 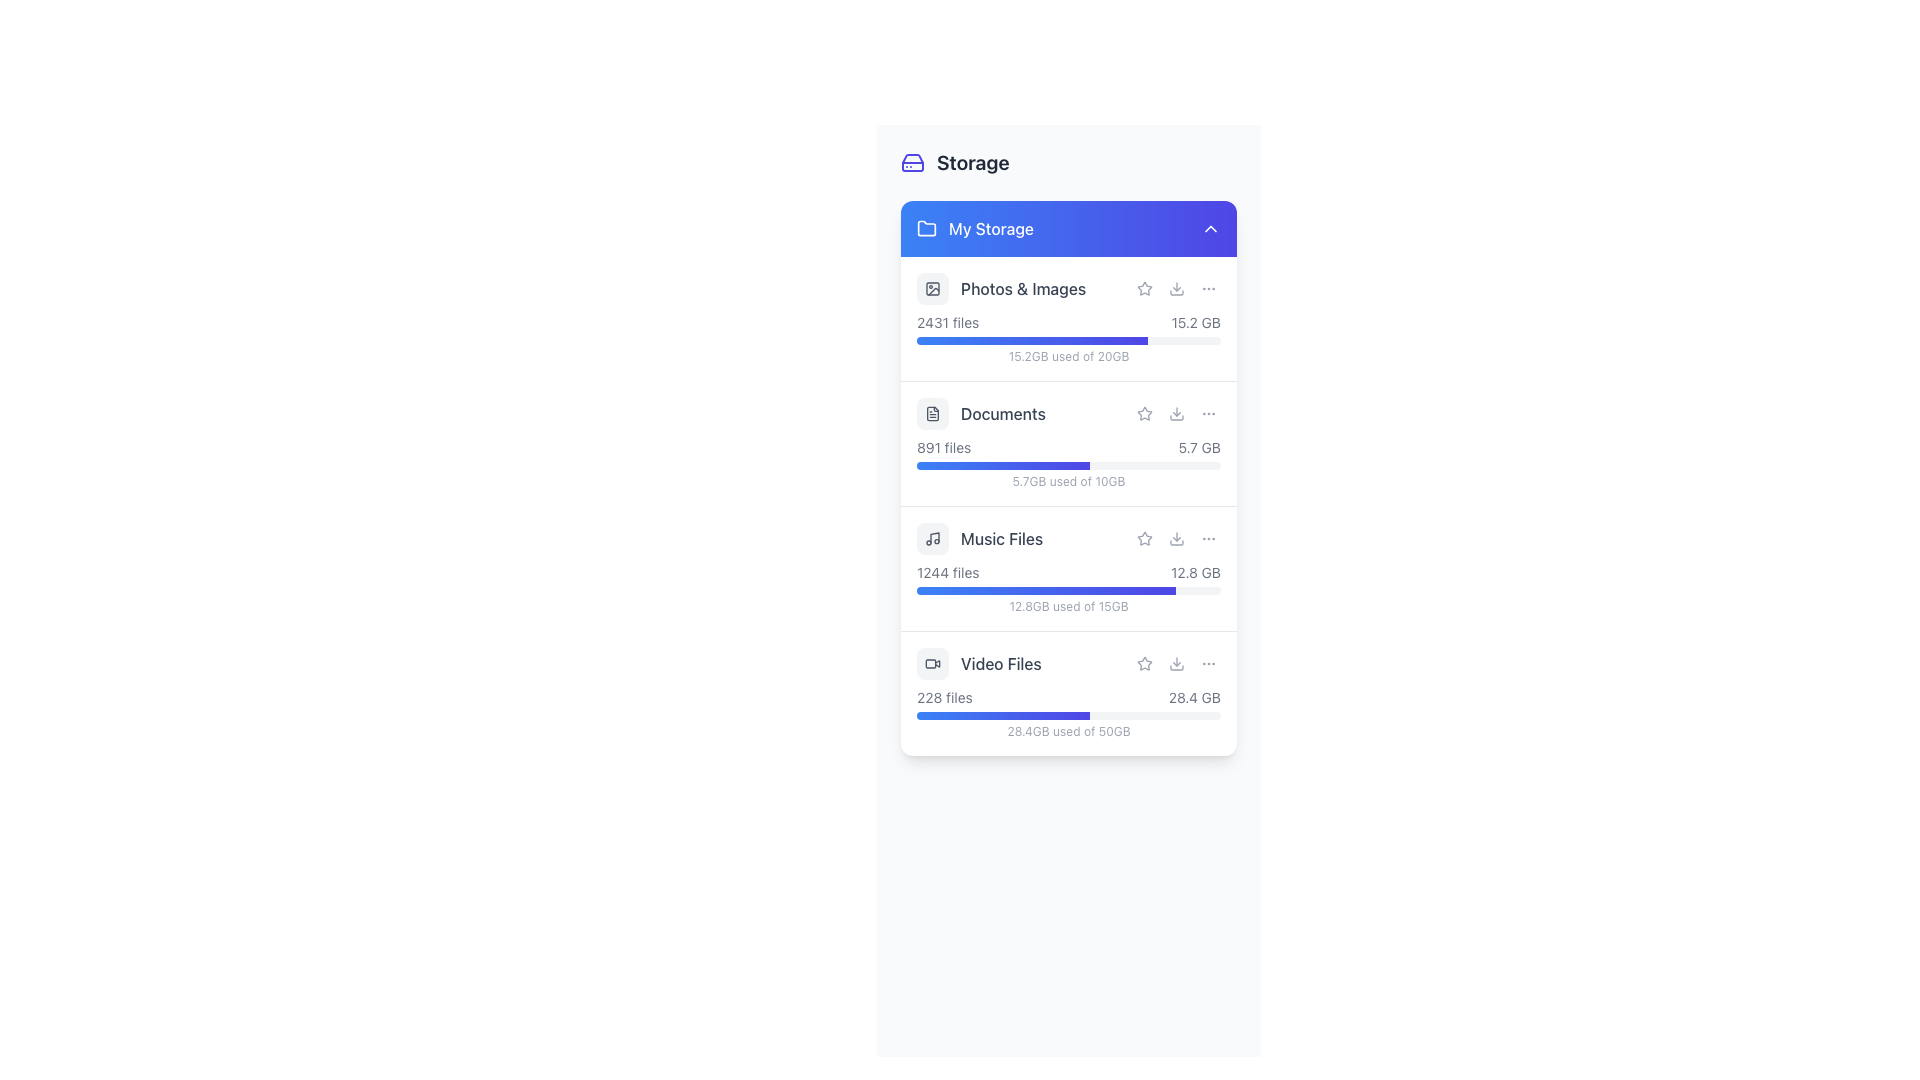 I want to click on the Progress bar located at the bottom of the 'Video Files' section, which visually represents the used storage out of the total capacity, so click(x=1068, y=715).